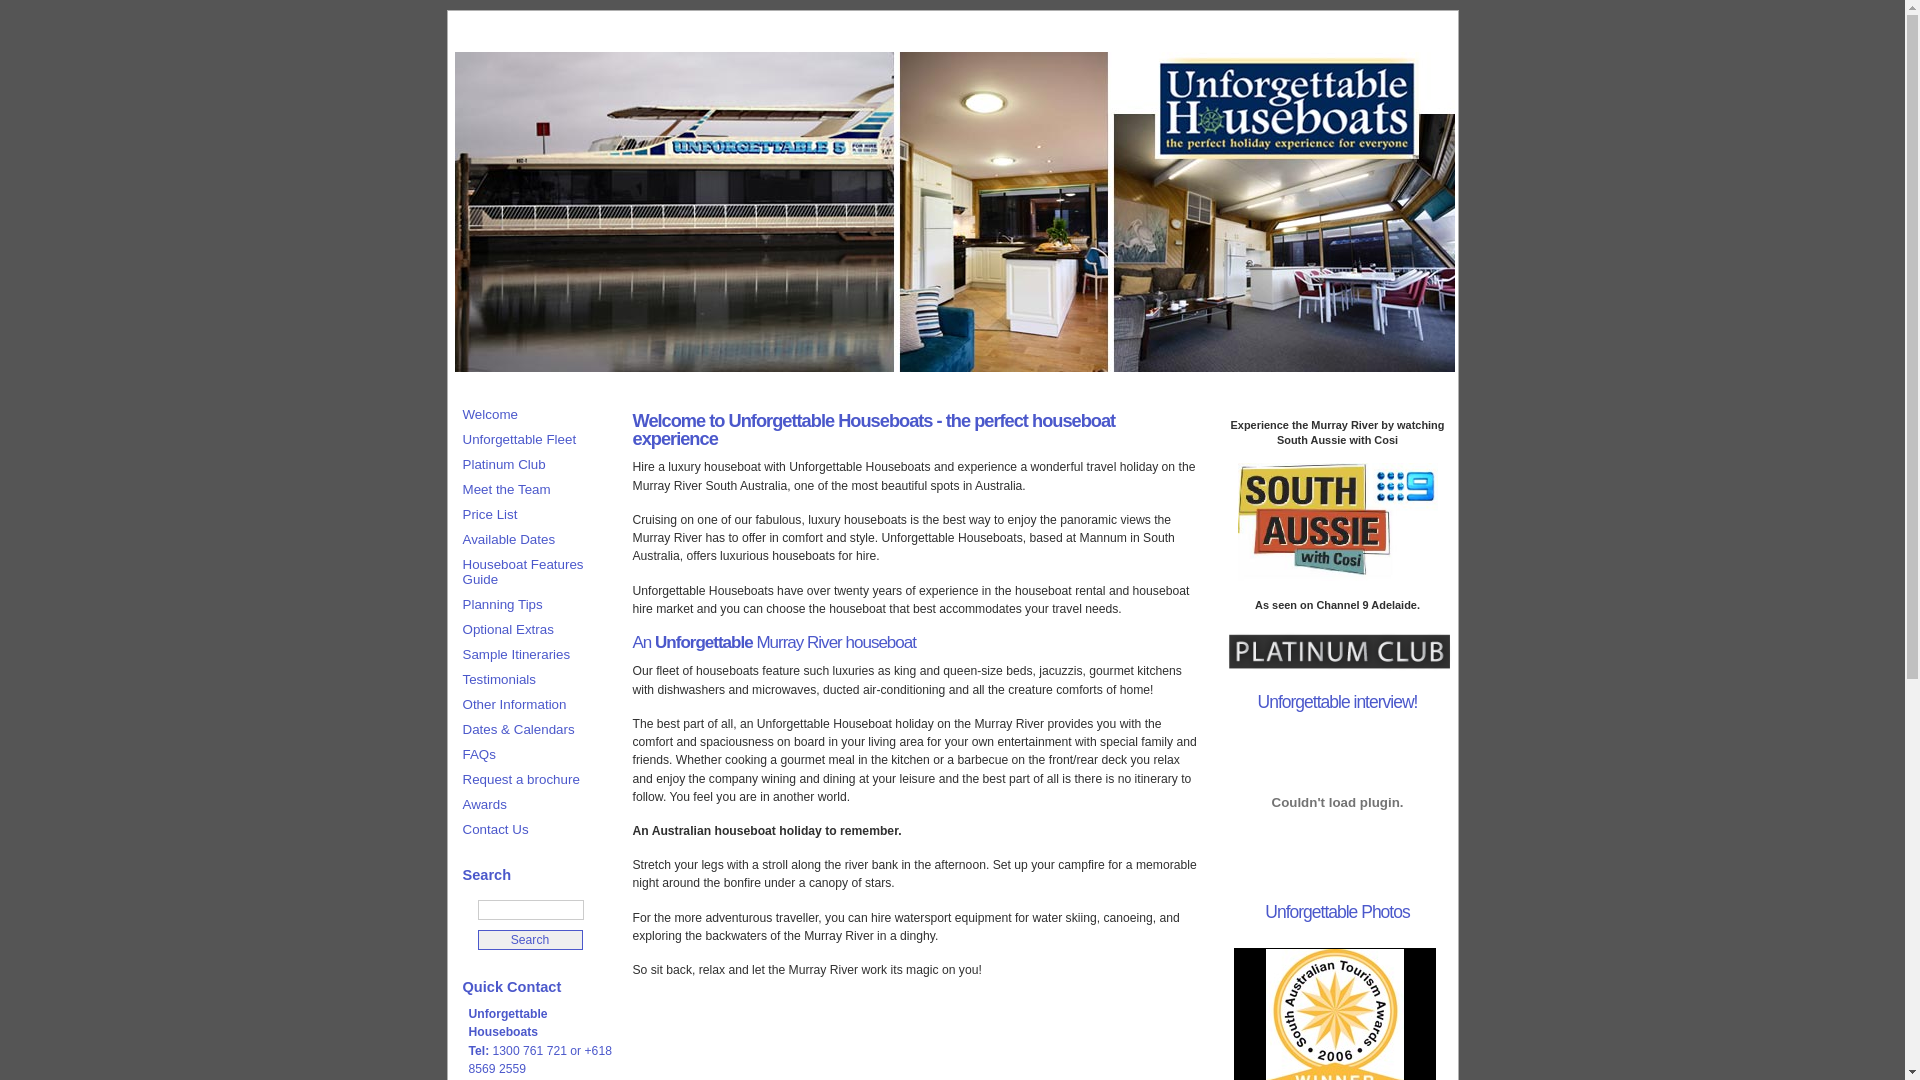 The width and height of the screenshot is (1920, 1080). What do you see at coordinates (534, 778) in the screenshot?
I see `'Request a brochure'` at bounding box center [534, 778].